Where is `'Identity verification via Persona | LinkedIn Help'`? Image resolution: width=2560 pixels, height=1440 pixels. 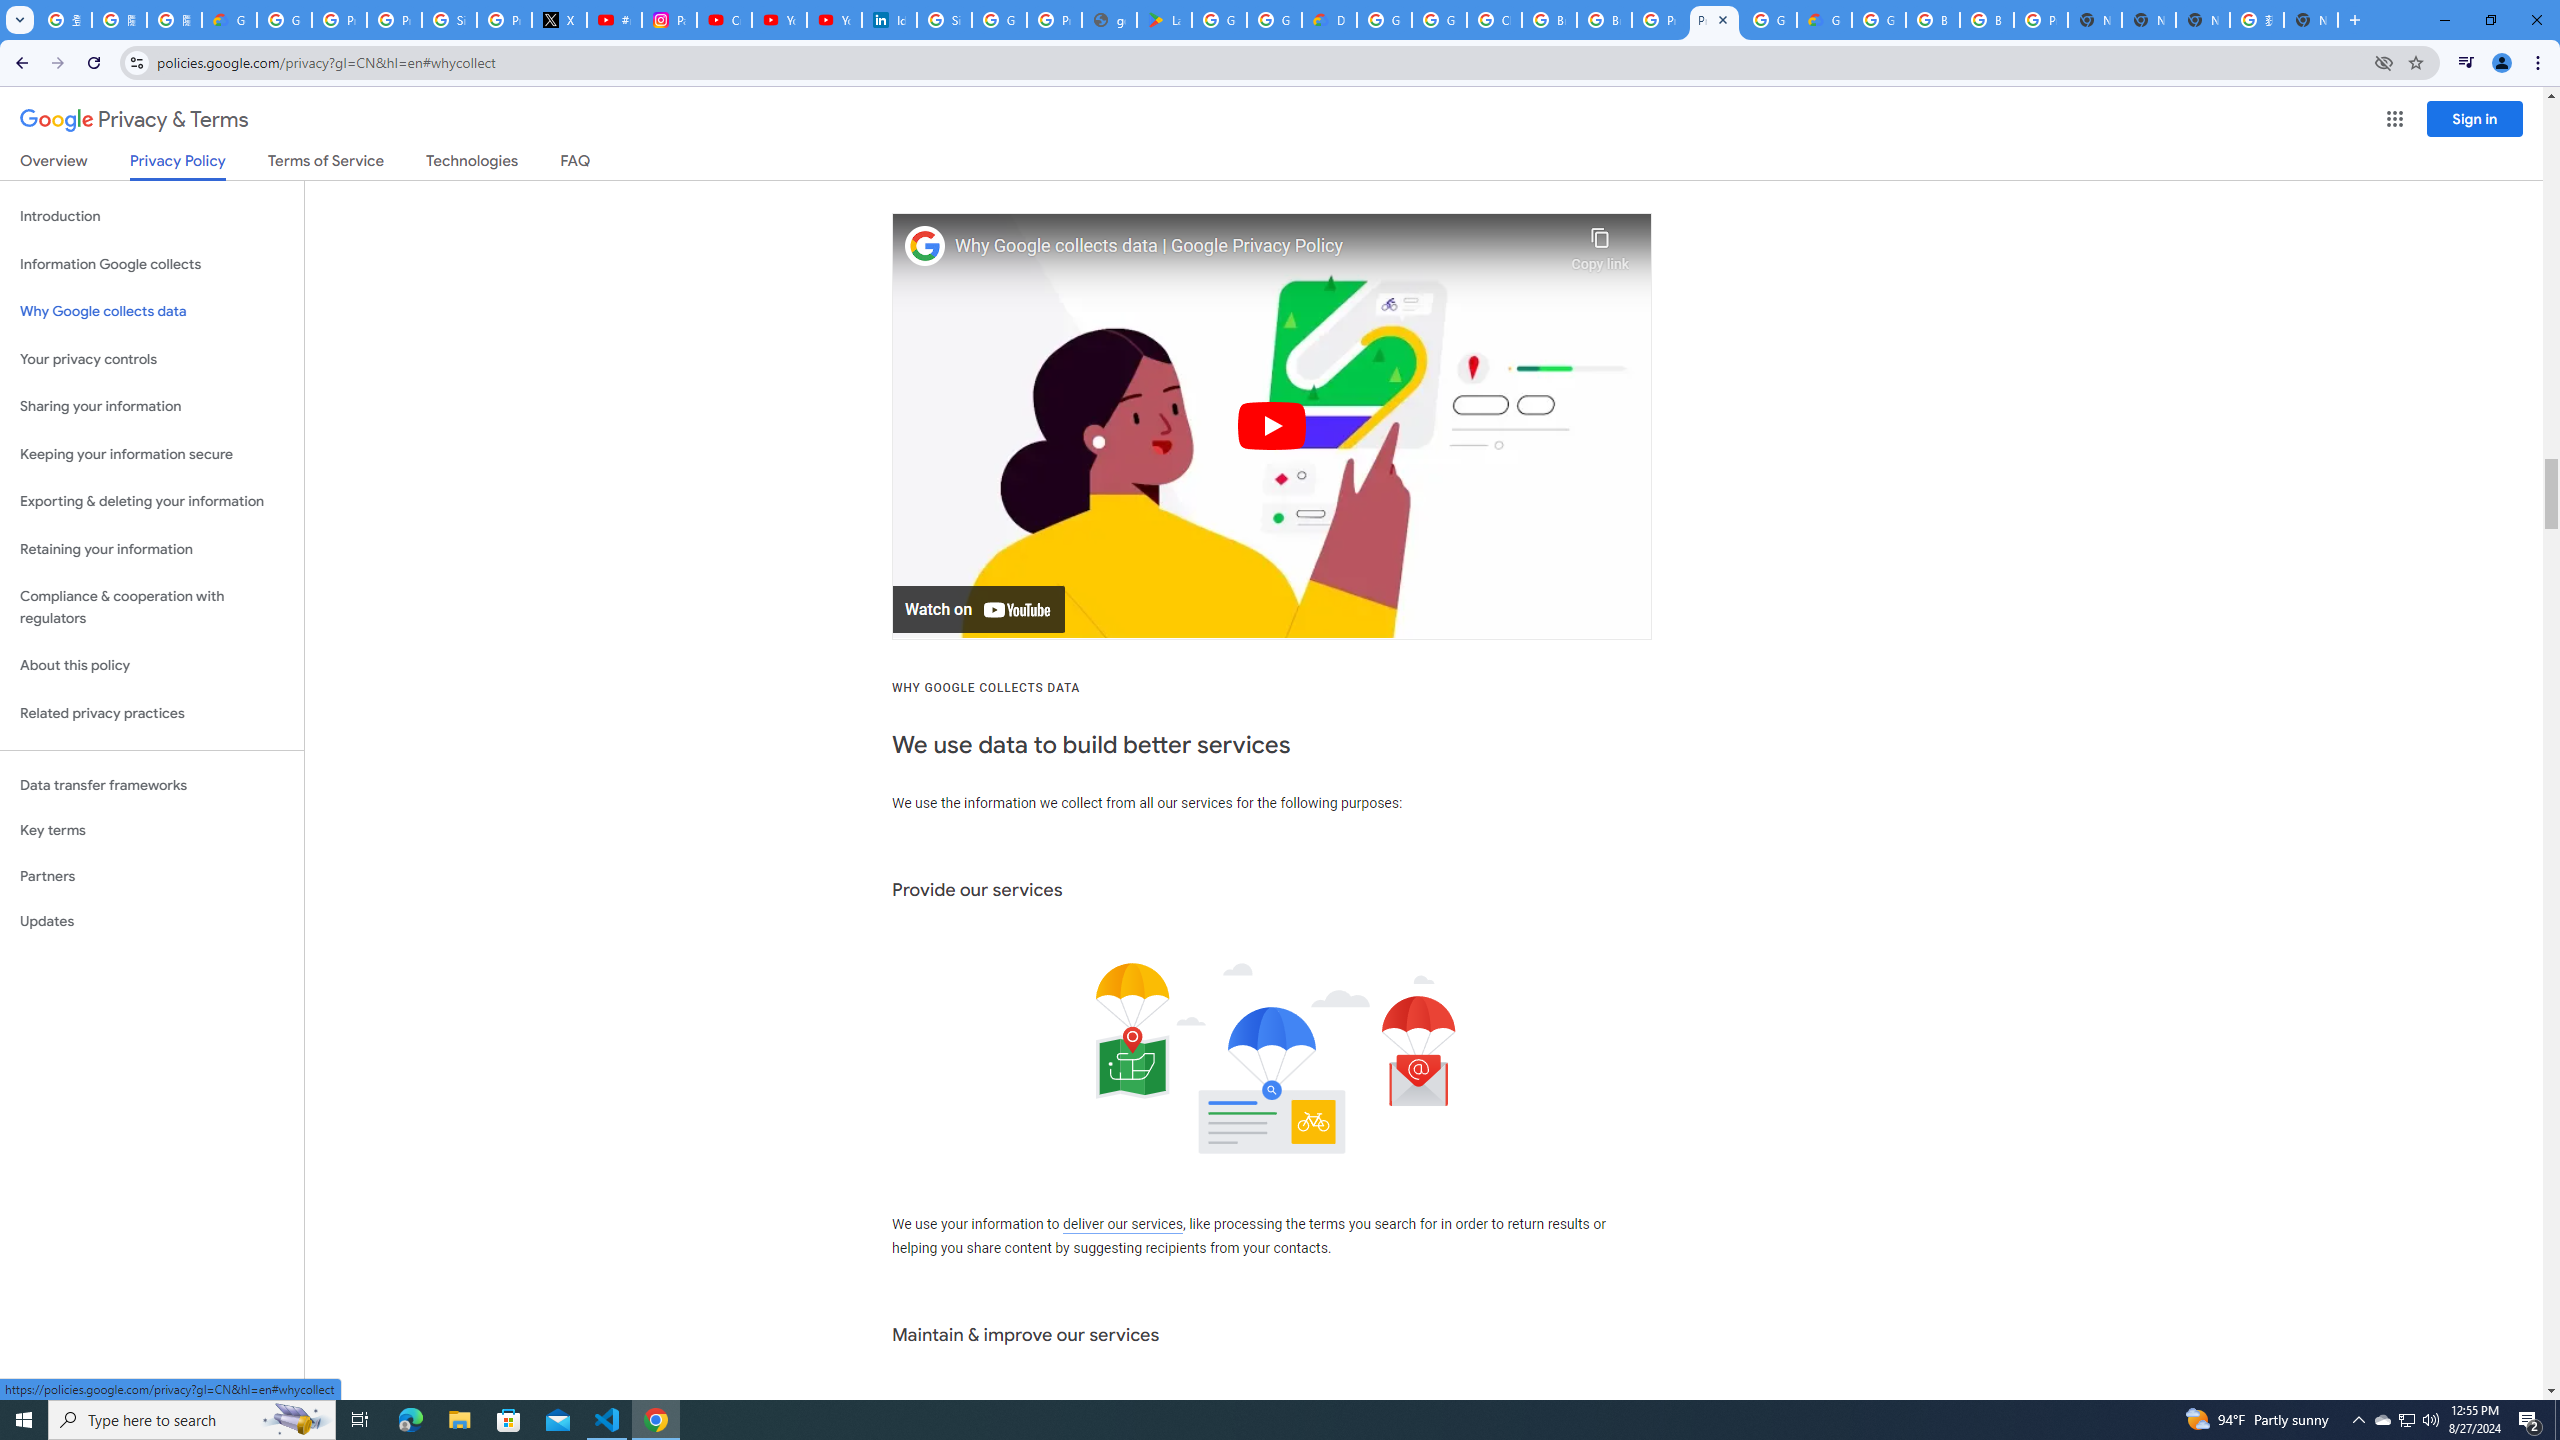 'Identity verification via Persona | LinkedIn Help' is located at coordinates (888, 19).